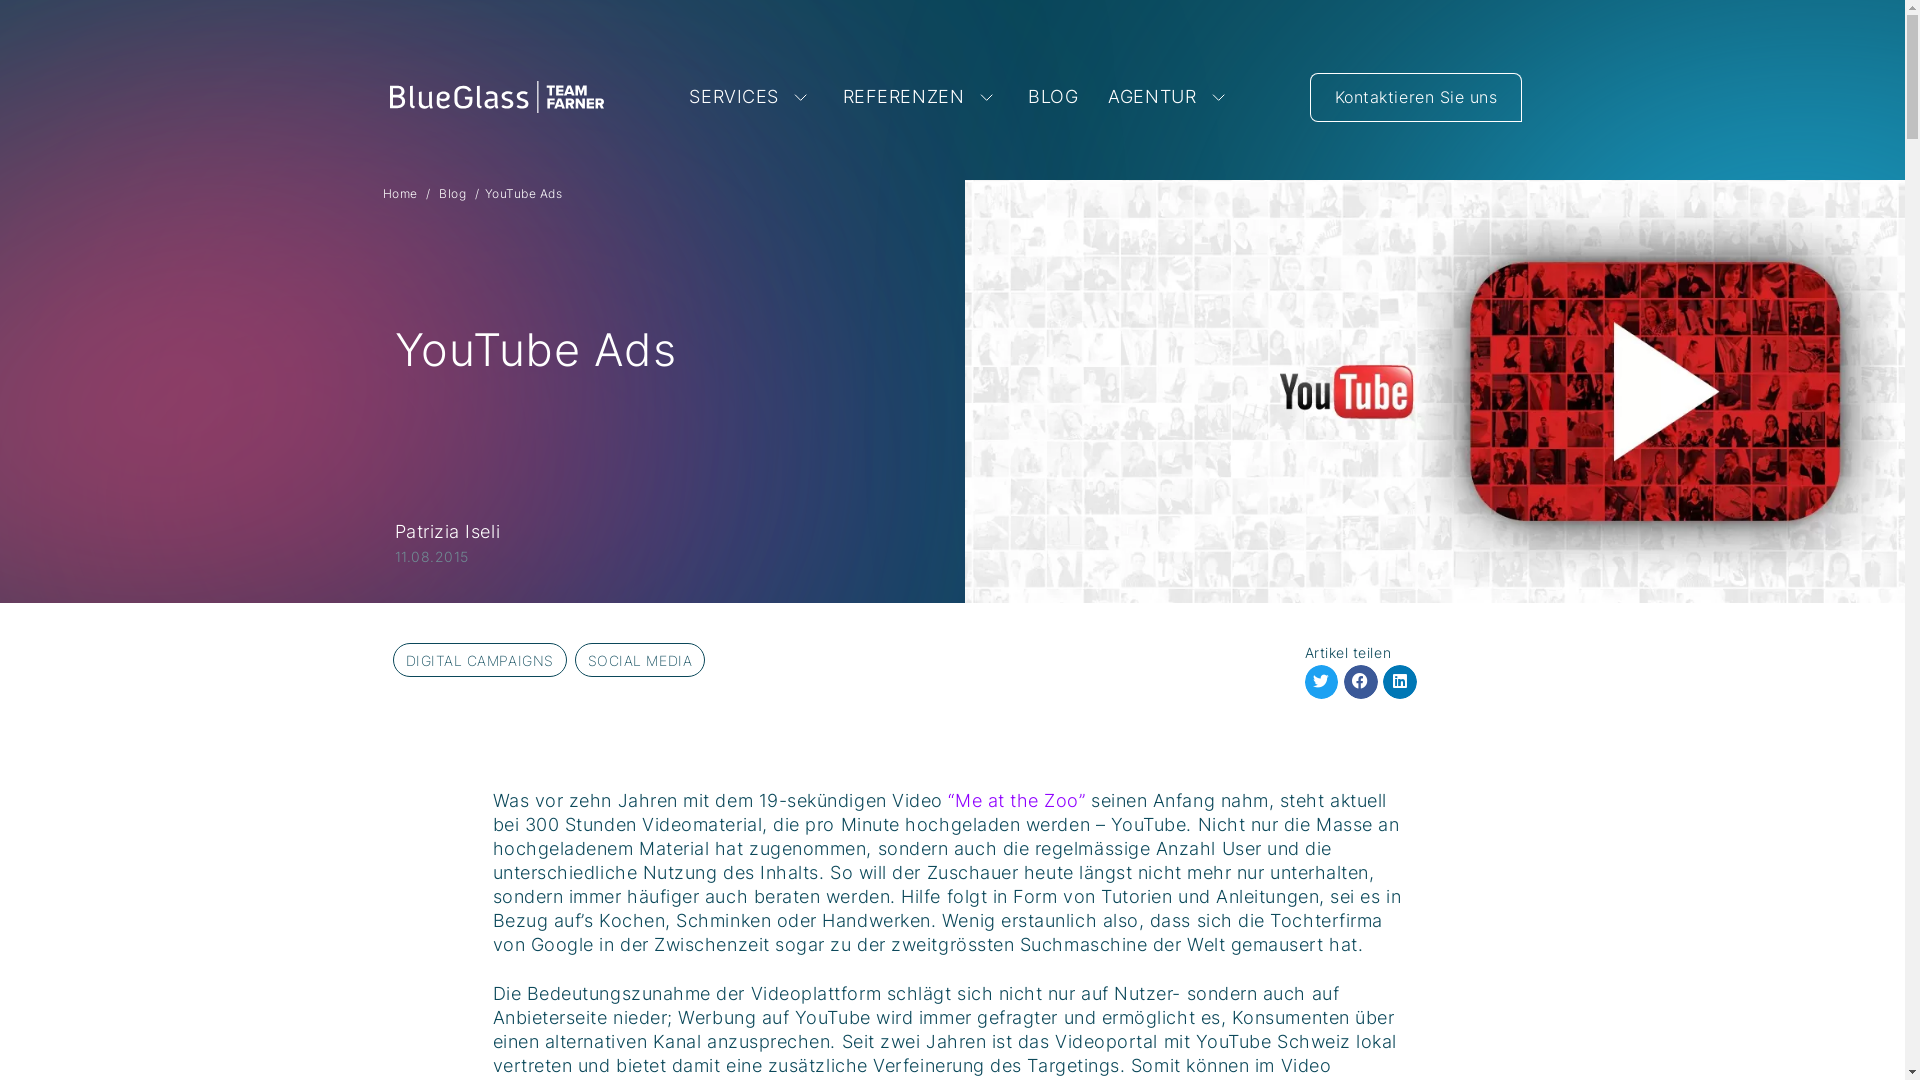 The height and width of the screenshot is (1080, 1920). What do you see at coordinates (1169, 96) in the screenshot?
I see `'AGENTUR'` at bounding box center [1169, 96].